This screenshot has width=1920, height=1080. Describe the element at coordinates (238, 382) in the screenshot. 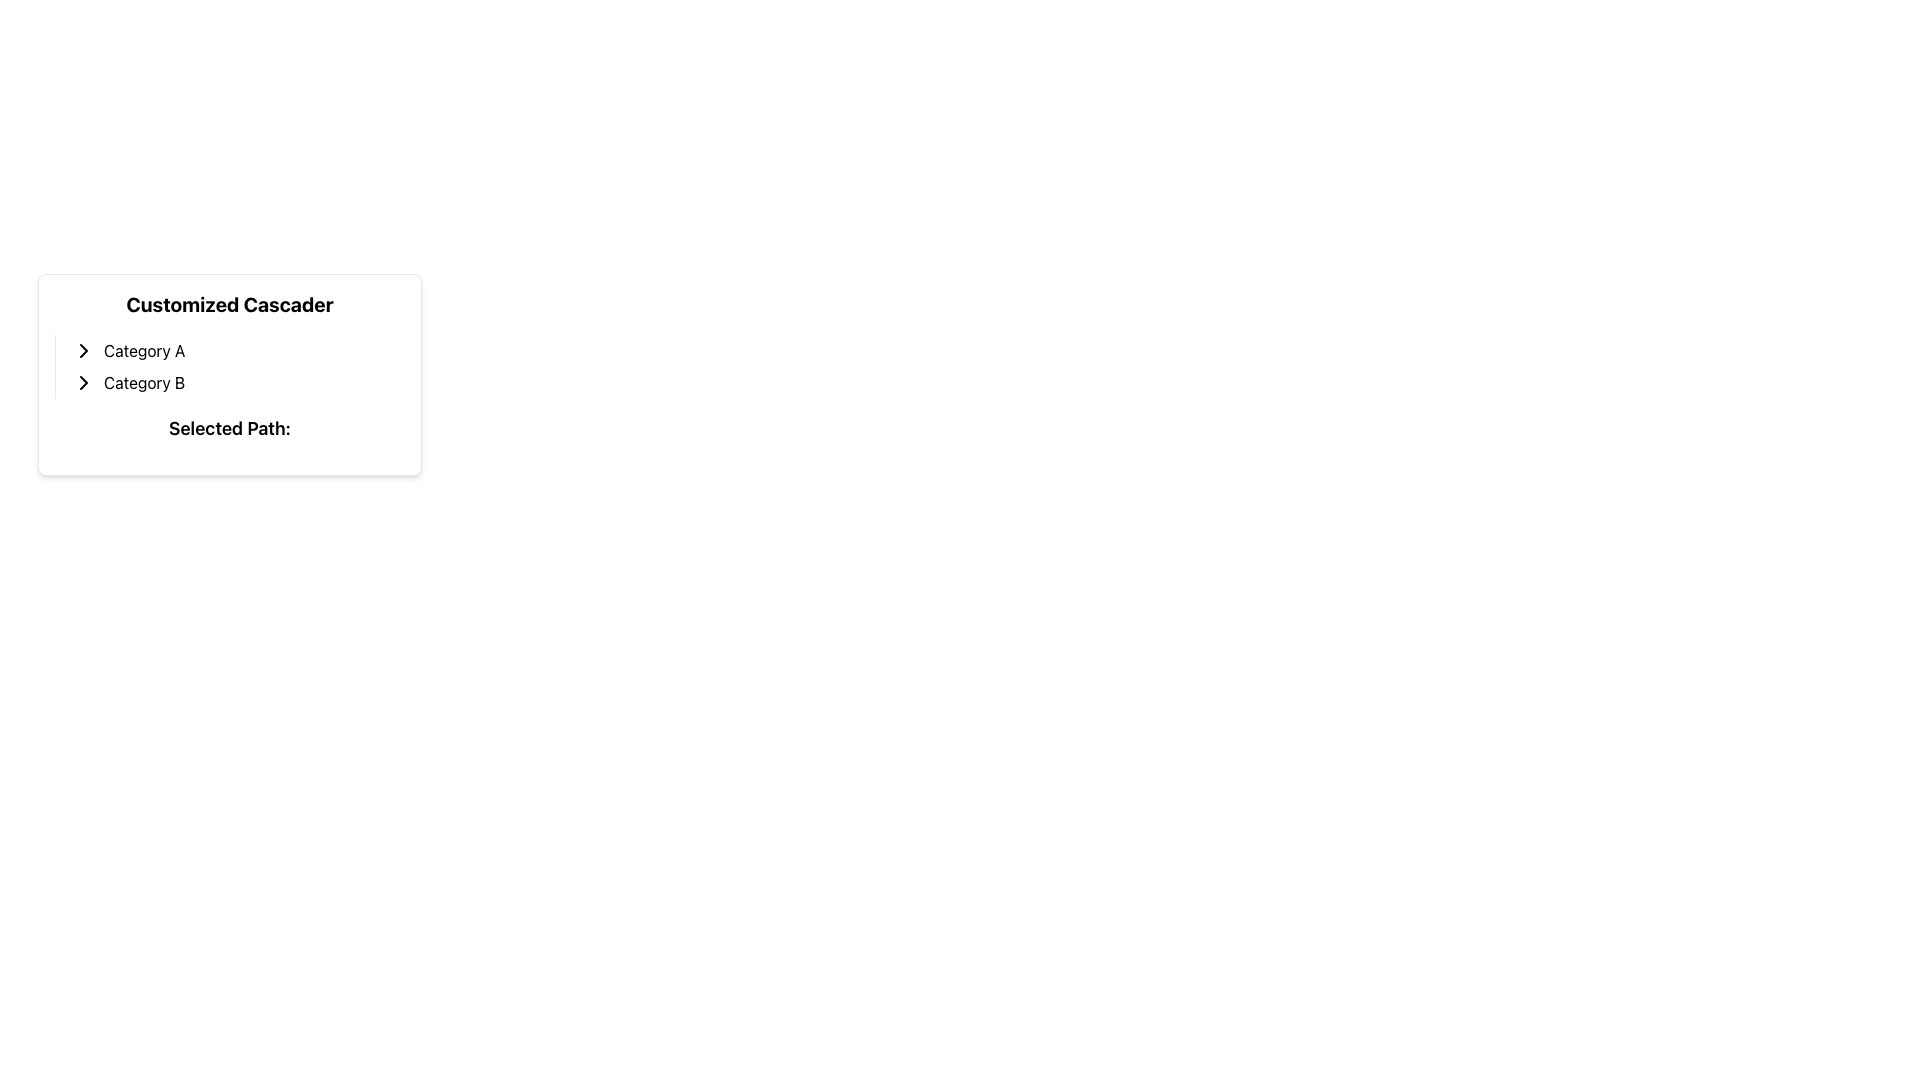

I see `the second clickable option under 'Category A'` at that location.